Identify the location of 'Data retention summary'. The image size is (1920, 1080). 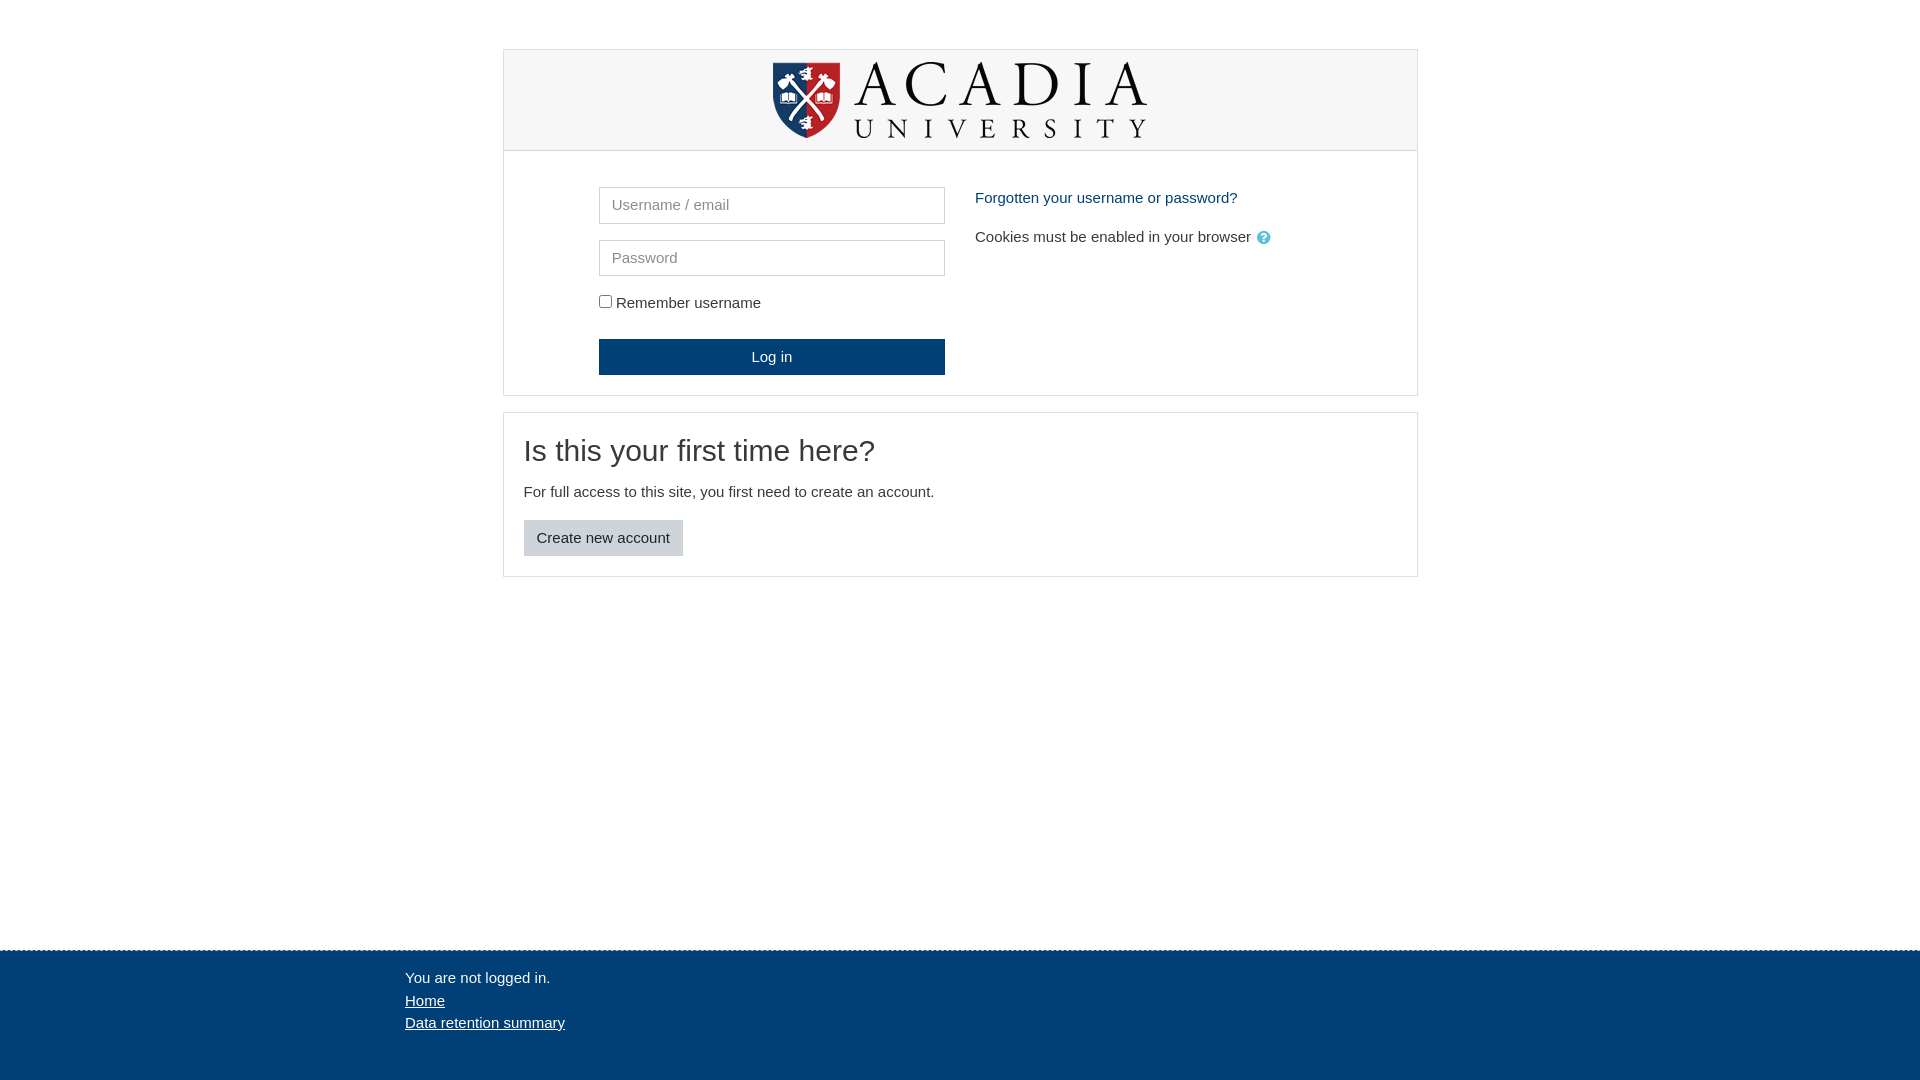
(484, 1022).